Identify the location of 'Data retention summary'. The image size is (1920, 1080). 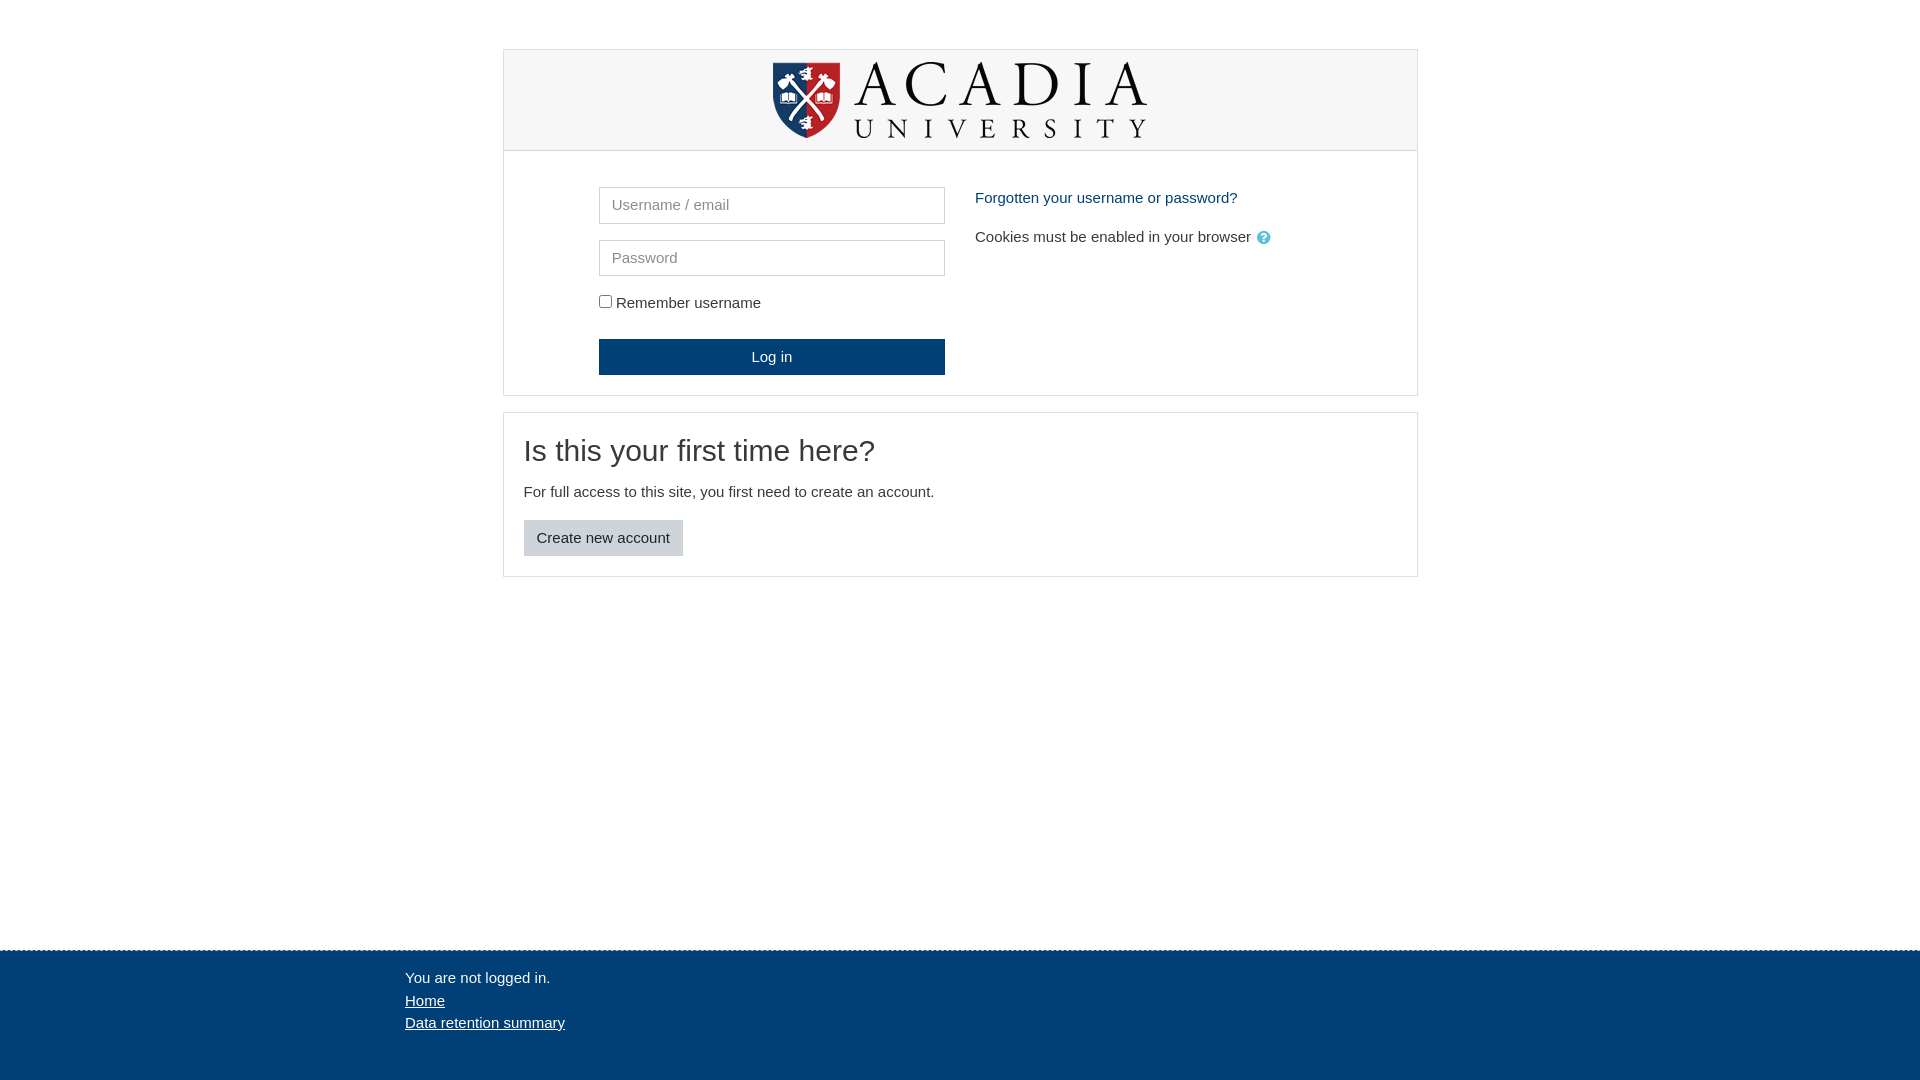
(484, 1022).